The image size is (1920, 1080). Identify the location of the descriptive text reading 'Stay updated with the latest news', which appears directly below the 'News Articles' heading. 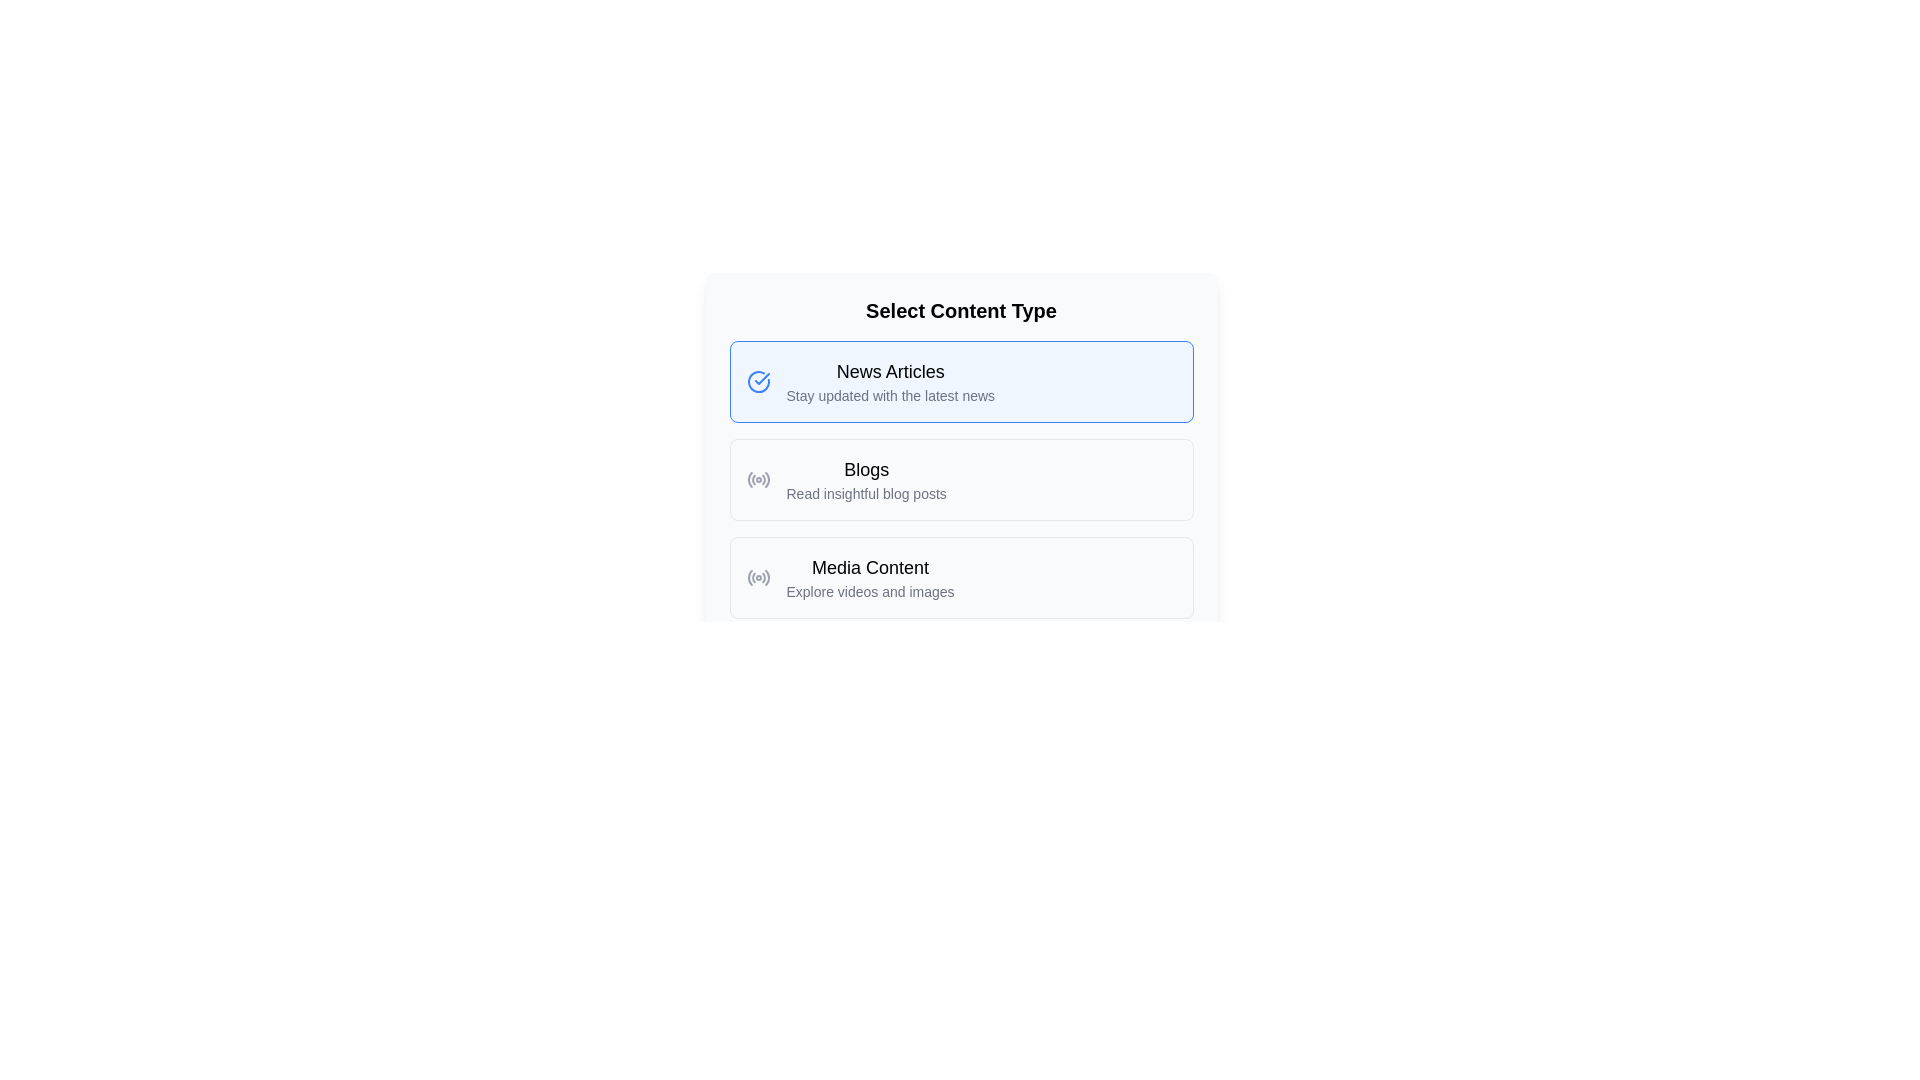
(889, 396).